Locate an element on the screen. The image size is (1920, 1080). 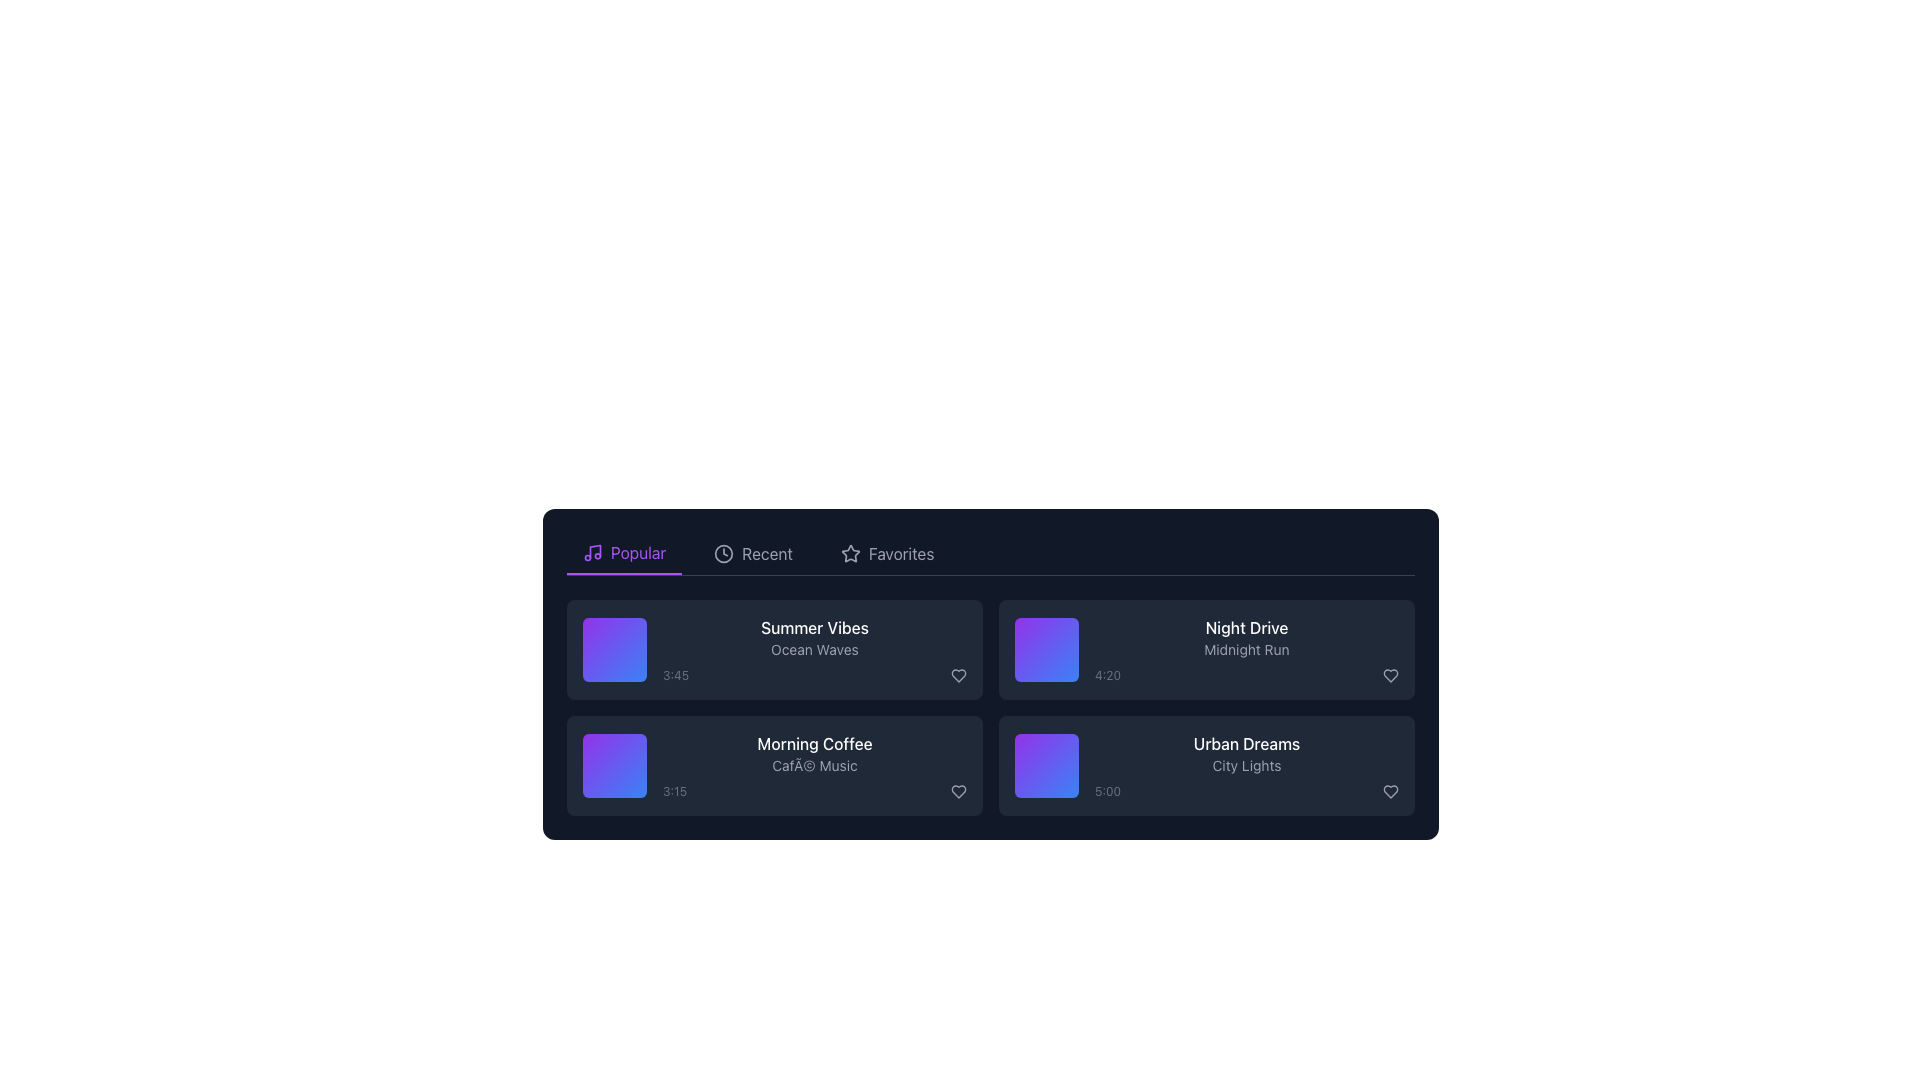
the time duration displayed in the bottom right portion of the 'Night Drive' card, which indicates the track's length is located at coordinates (1246, 675).